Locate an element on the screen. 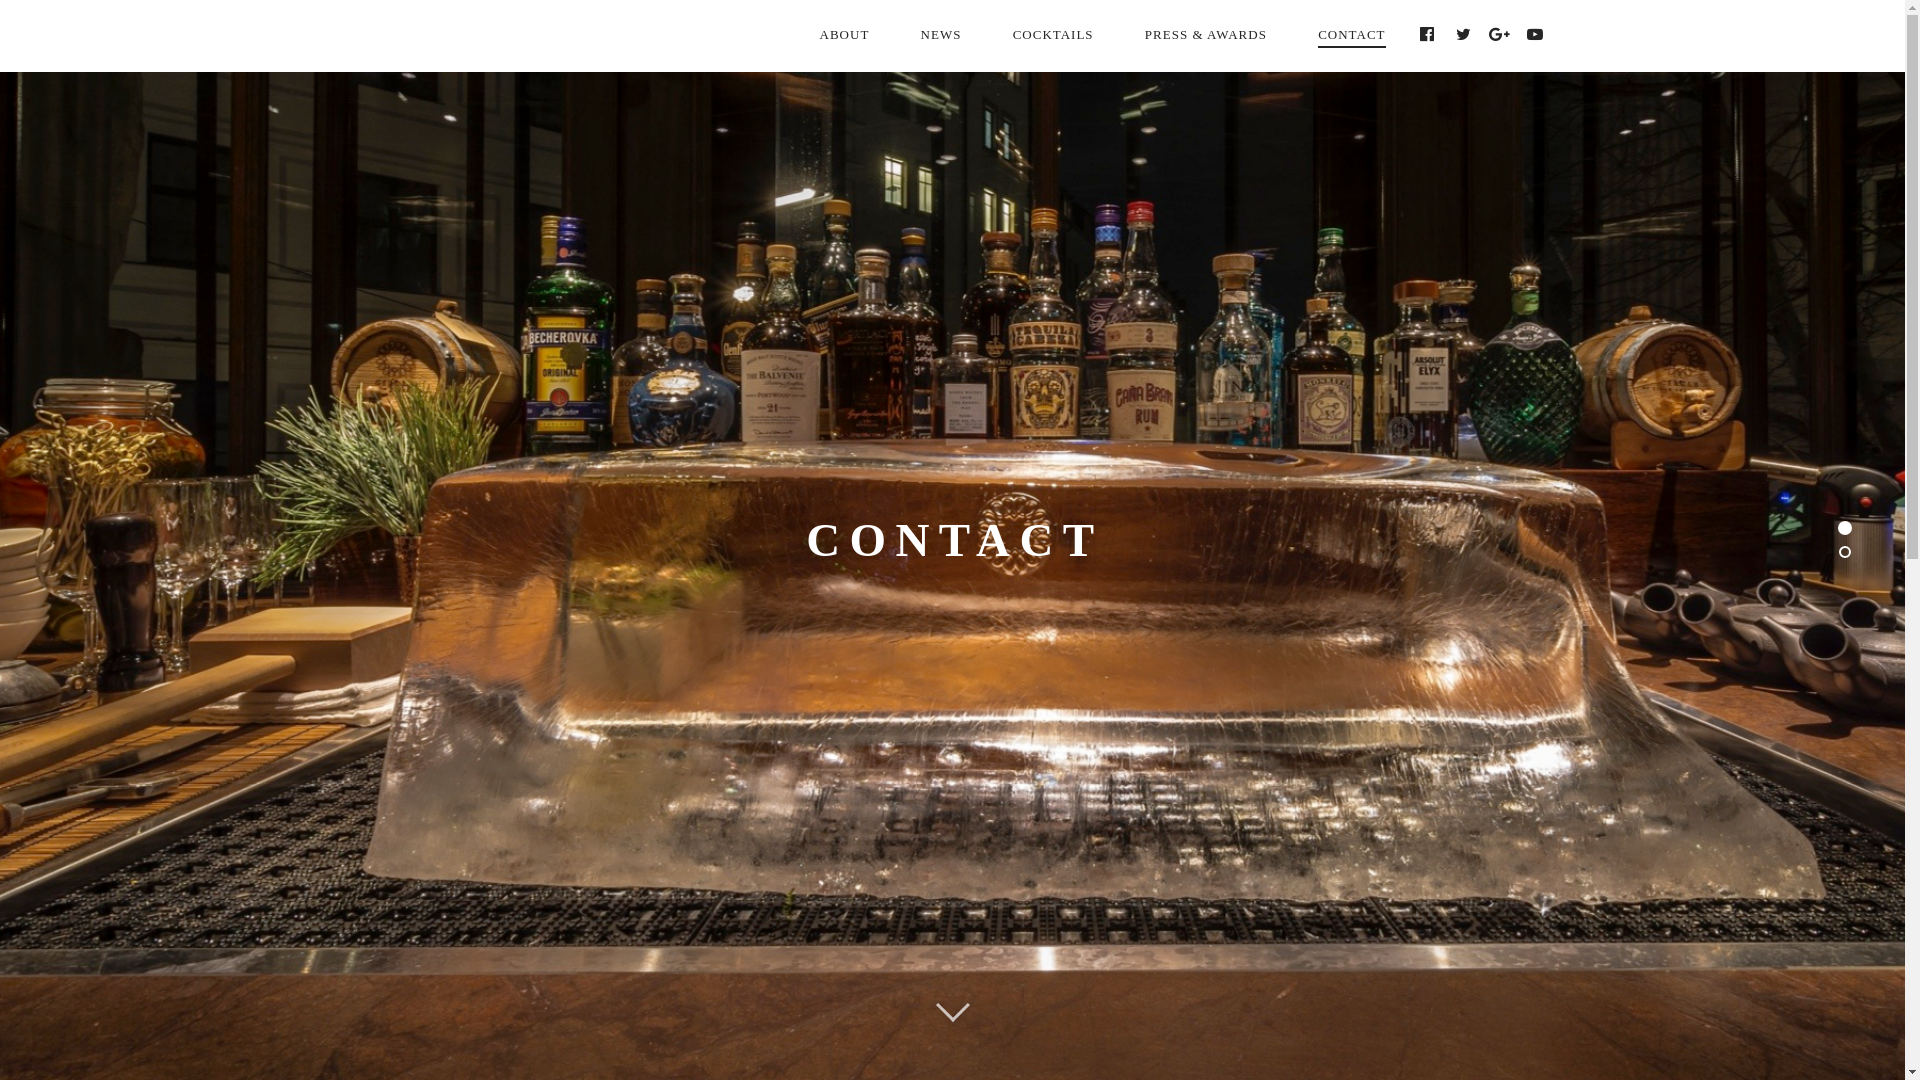  'ABOUT' is located at coordinates (795, 34).